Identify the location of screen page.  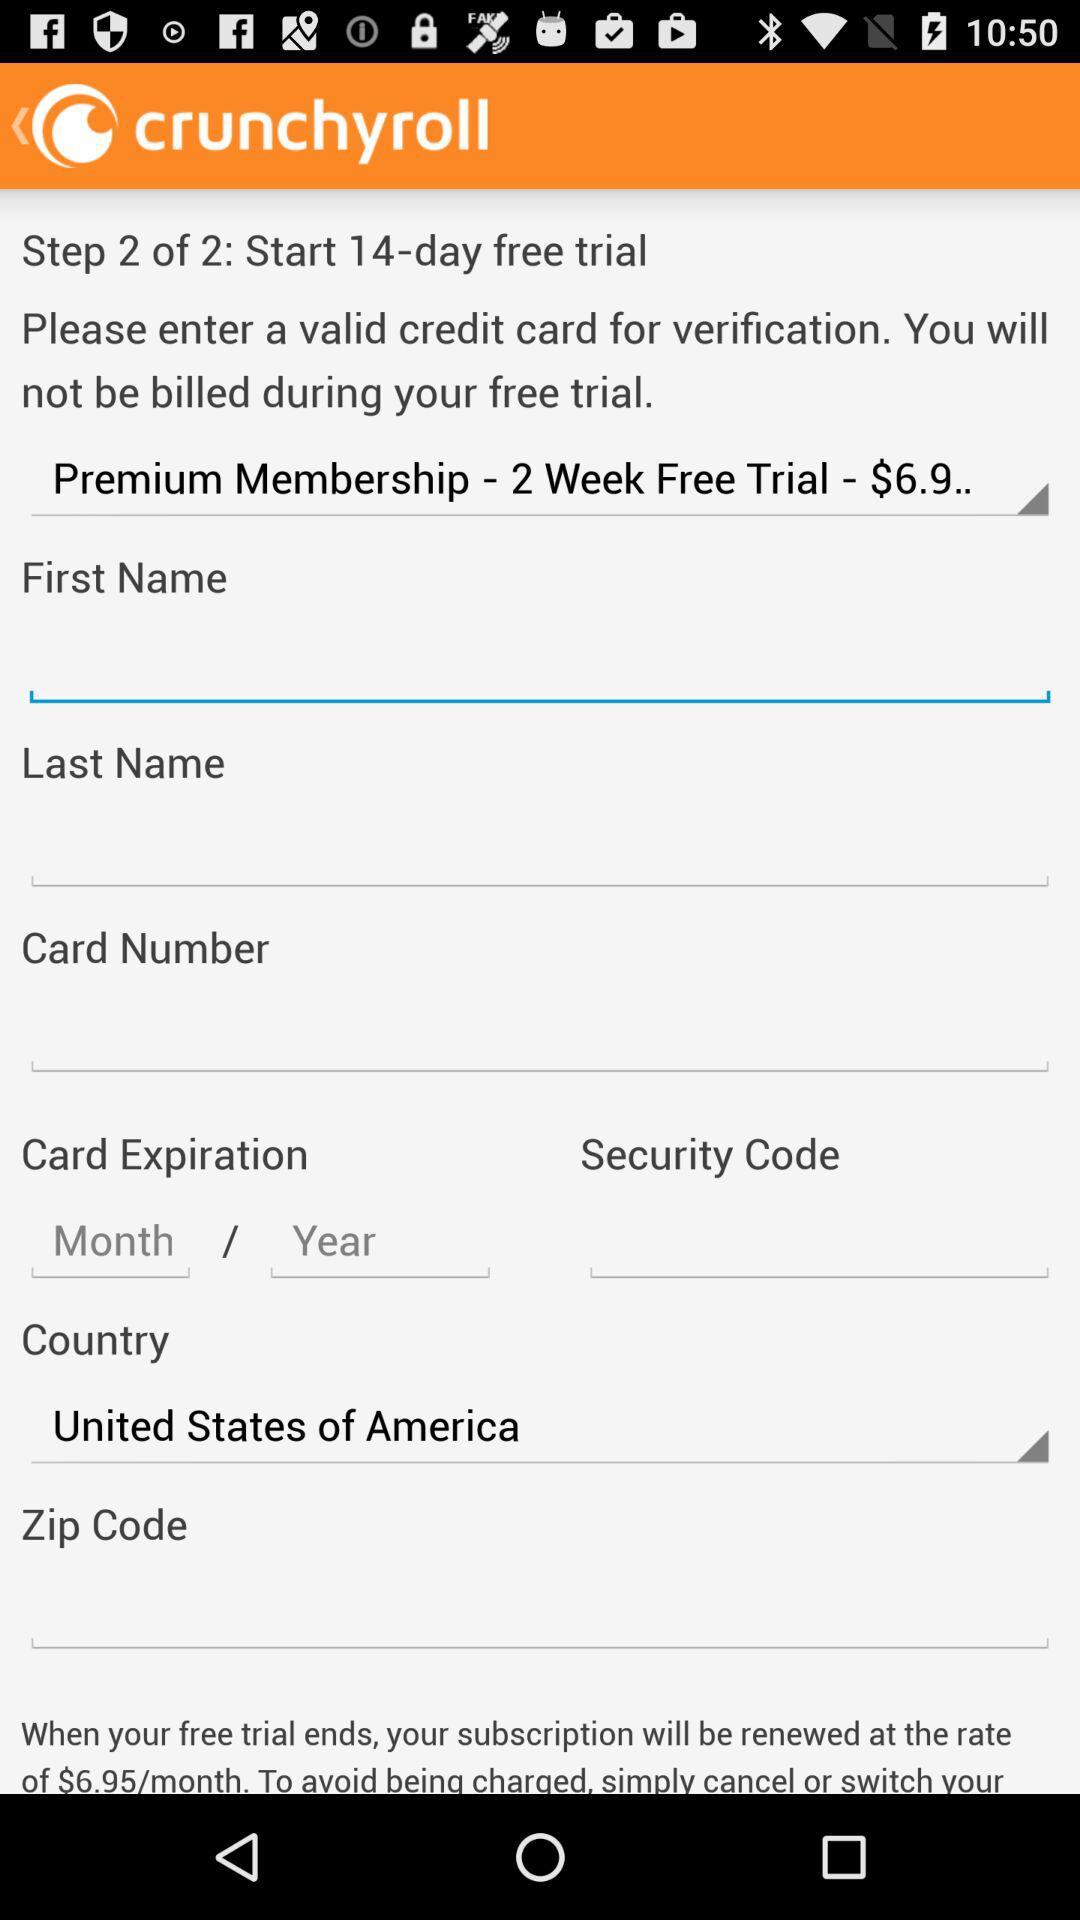
(110, 1239).